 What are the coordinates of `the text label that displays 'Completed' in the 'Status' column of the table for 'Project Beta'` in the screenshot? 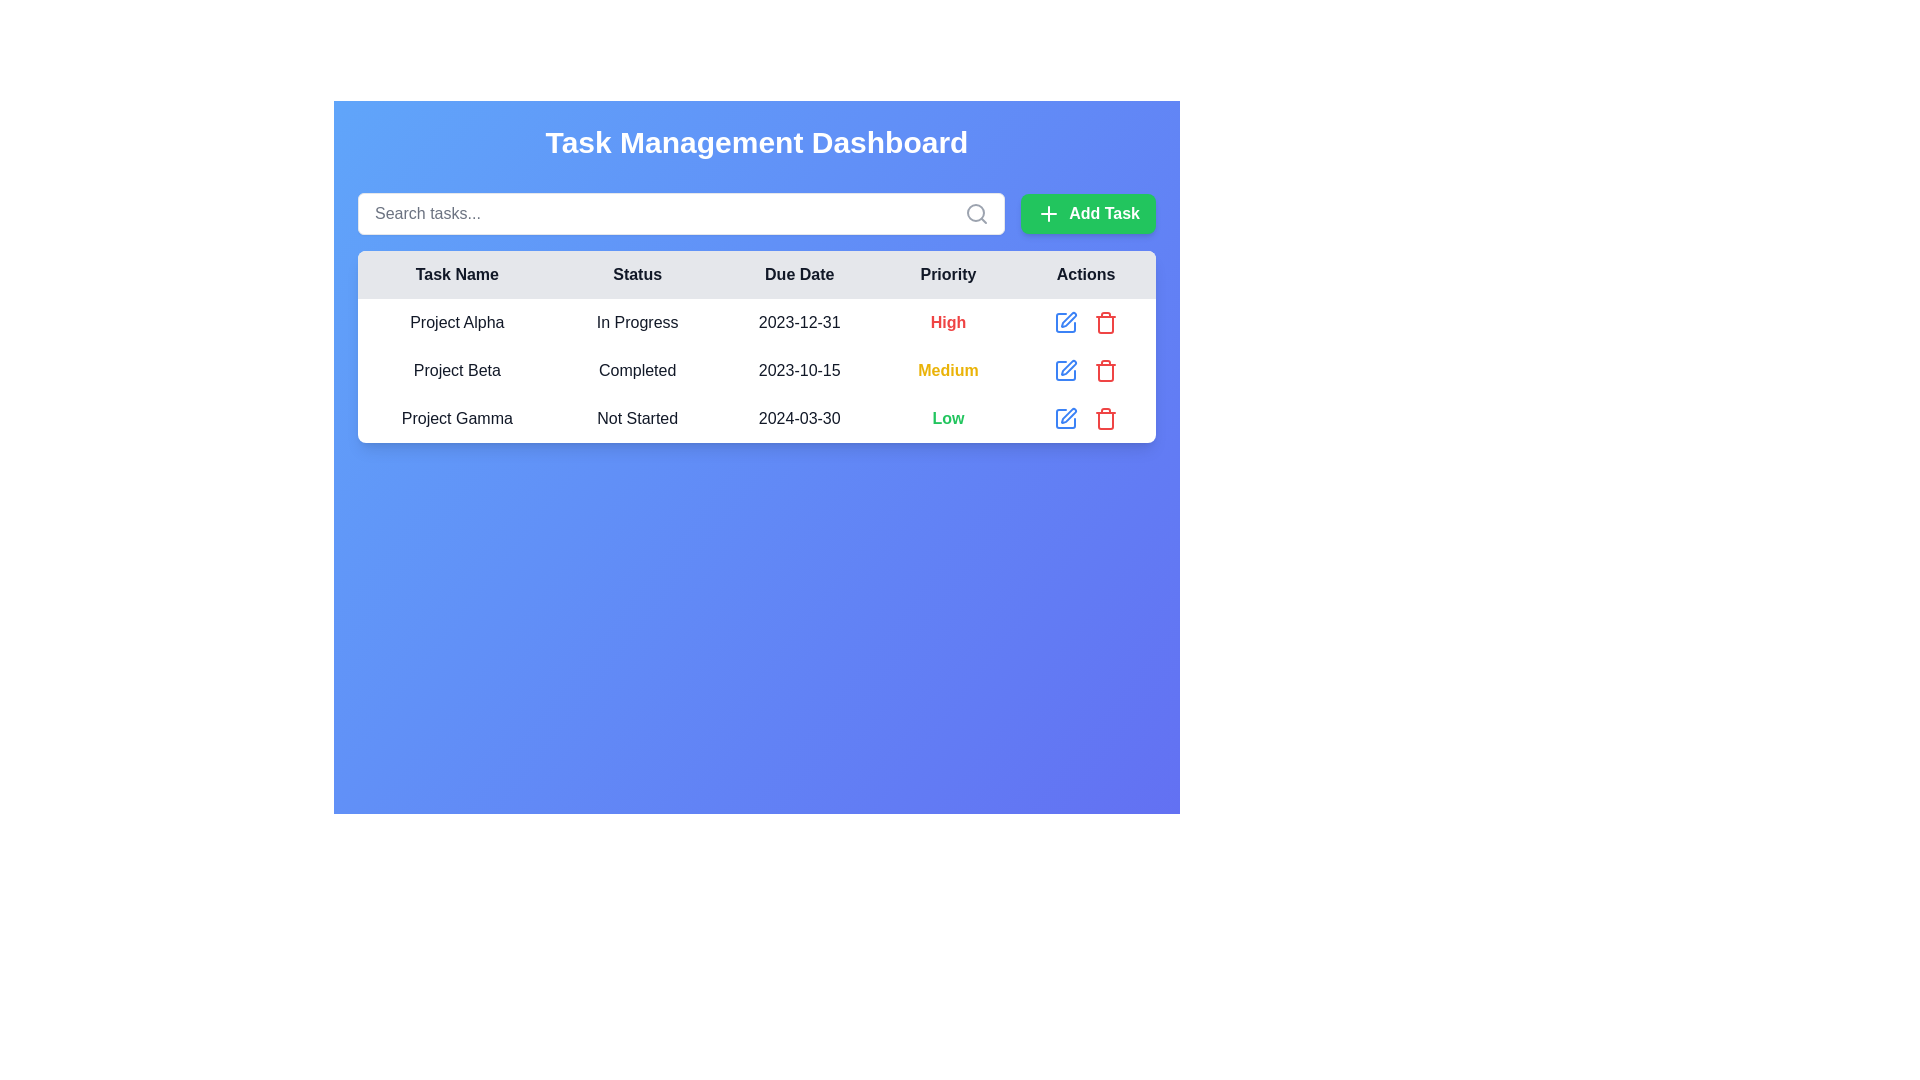 It's located at (636, 370).